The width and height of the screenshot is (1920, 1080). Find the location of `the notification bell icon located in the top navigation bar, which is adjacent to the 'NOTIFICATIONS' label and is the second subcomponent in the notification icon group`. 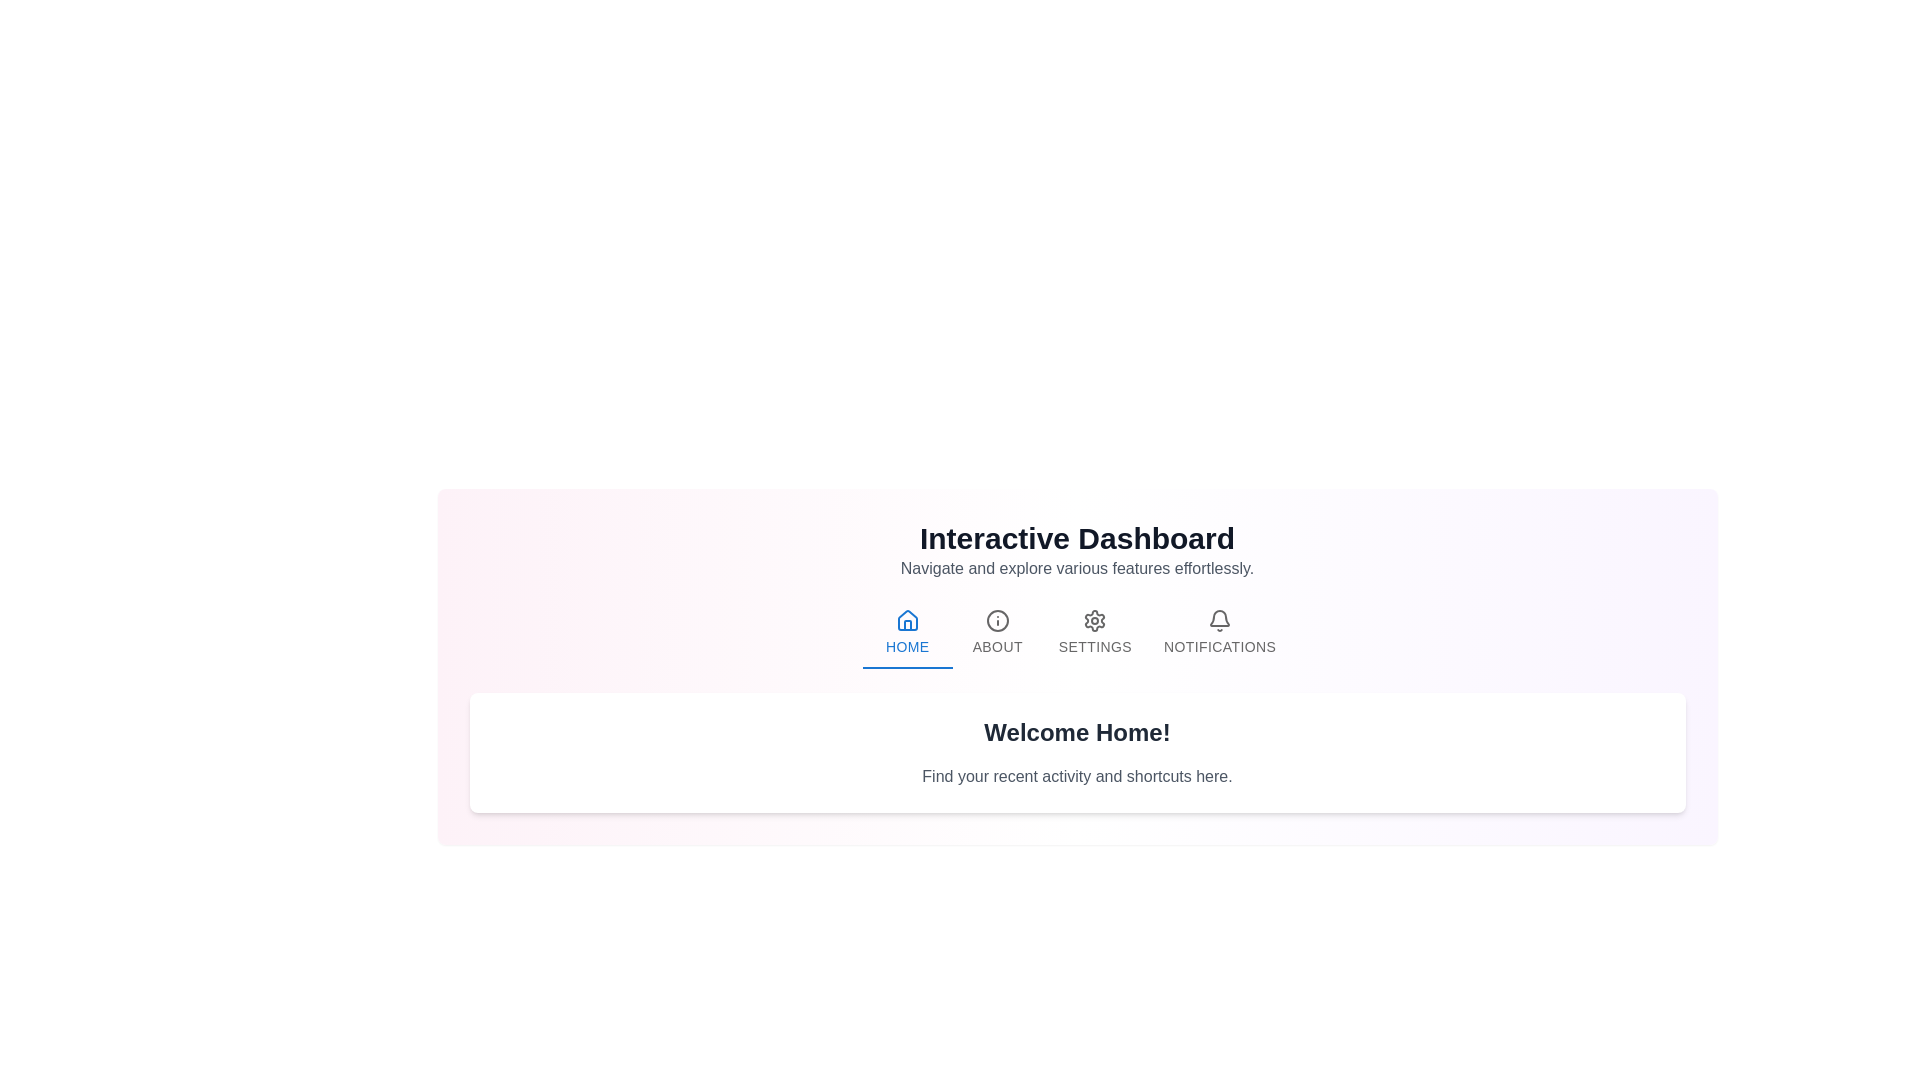

the notification bell icon located in the top navigation bar, which is adjacent to the 'NOTIFICATIONS' label and is the second subcomponent in the notification icon group is located at coordinates (1218, 616).